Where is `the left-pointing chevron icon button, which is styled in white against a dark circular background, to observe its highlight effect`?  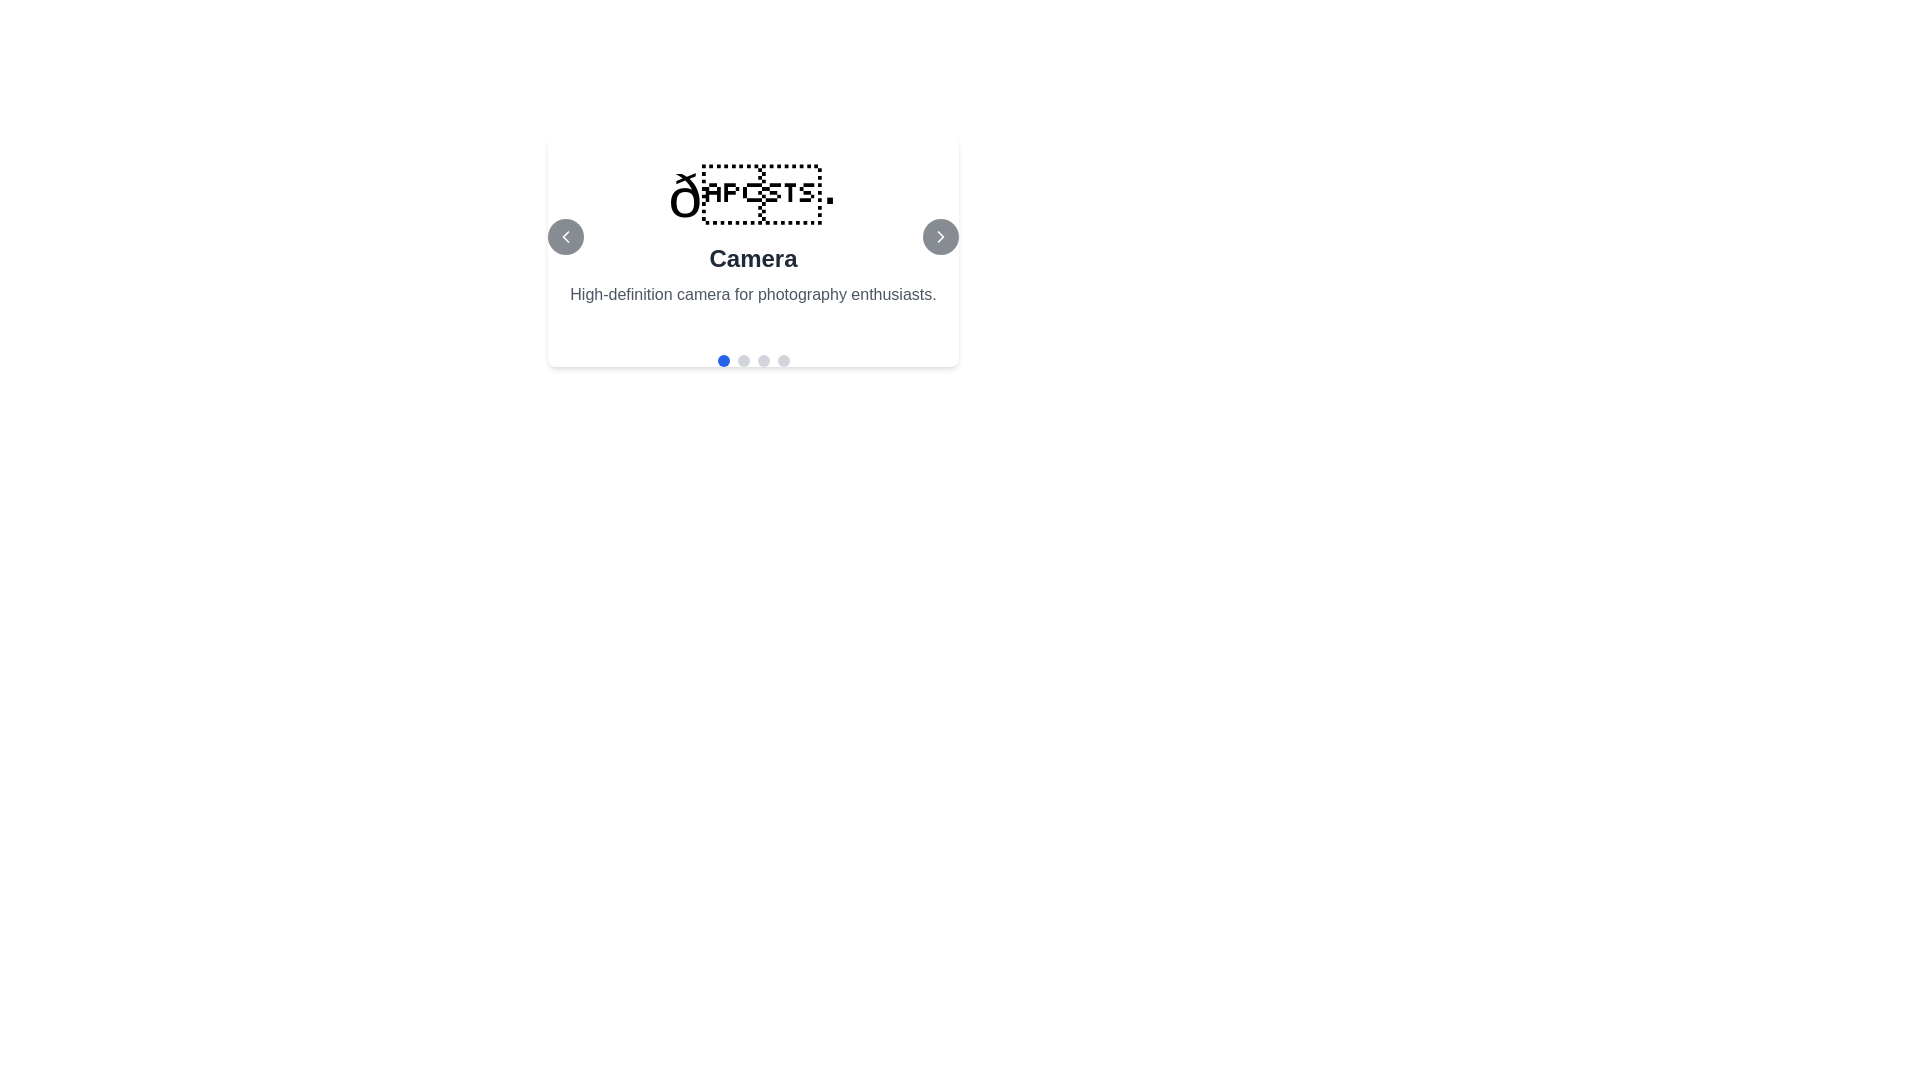
the left-pointing chevron icon button, which is styled in white against a dark circular background, to observe its highlight effect is located at coordinates (565, 235).